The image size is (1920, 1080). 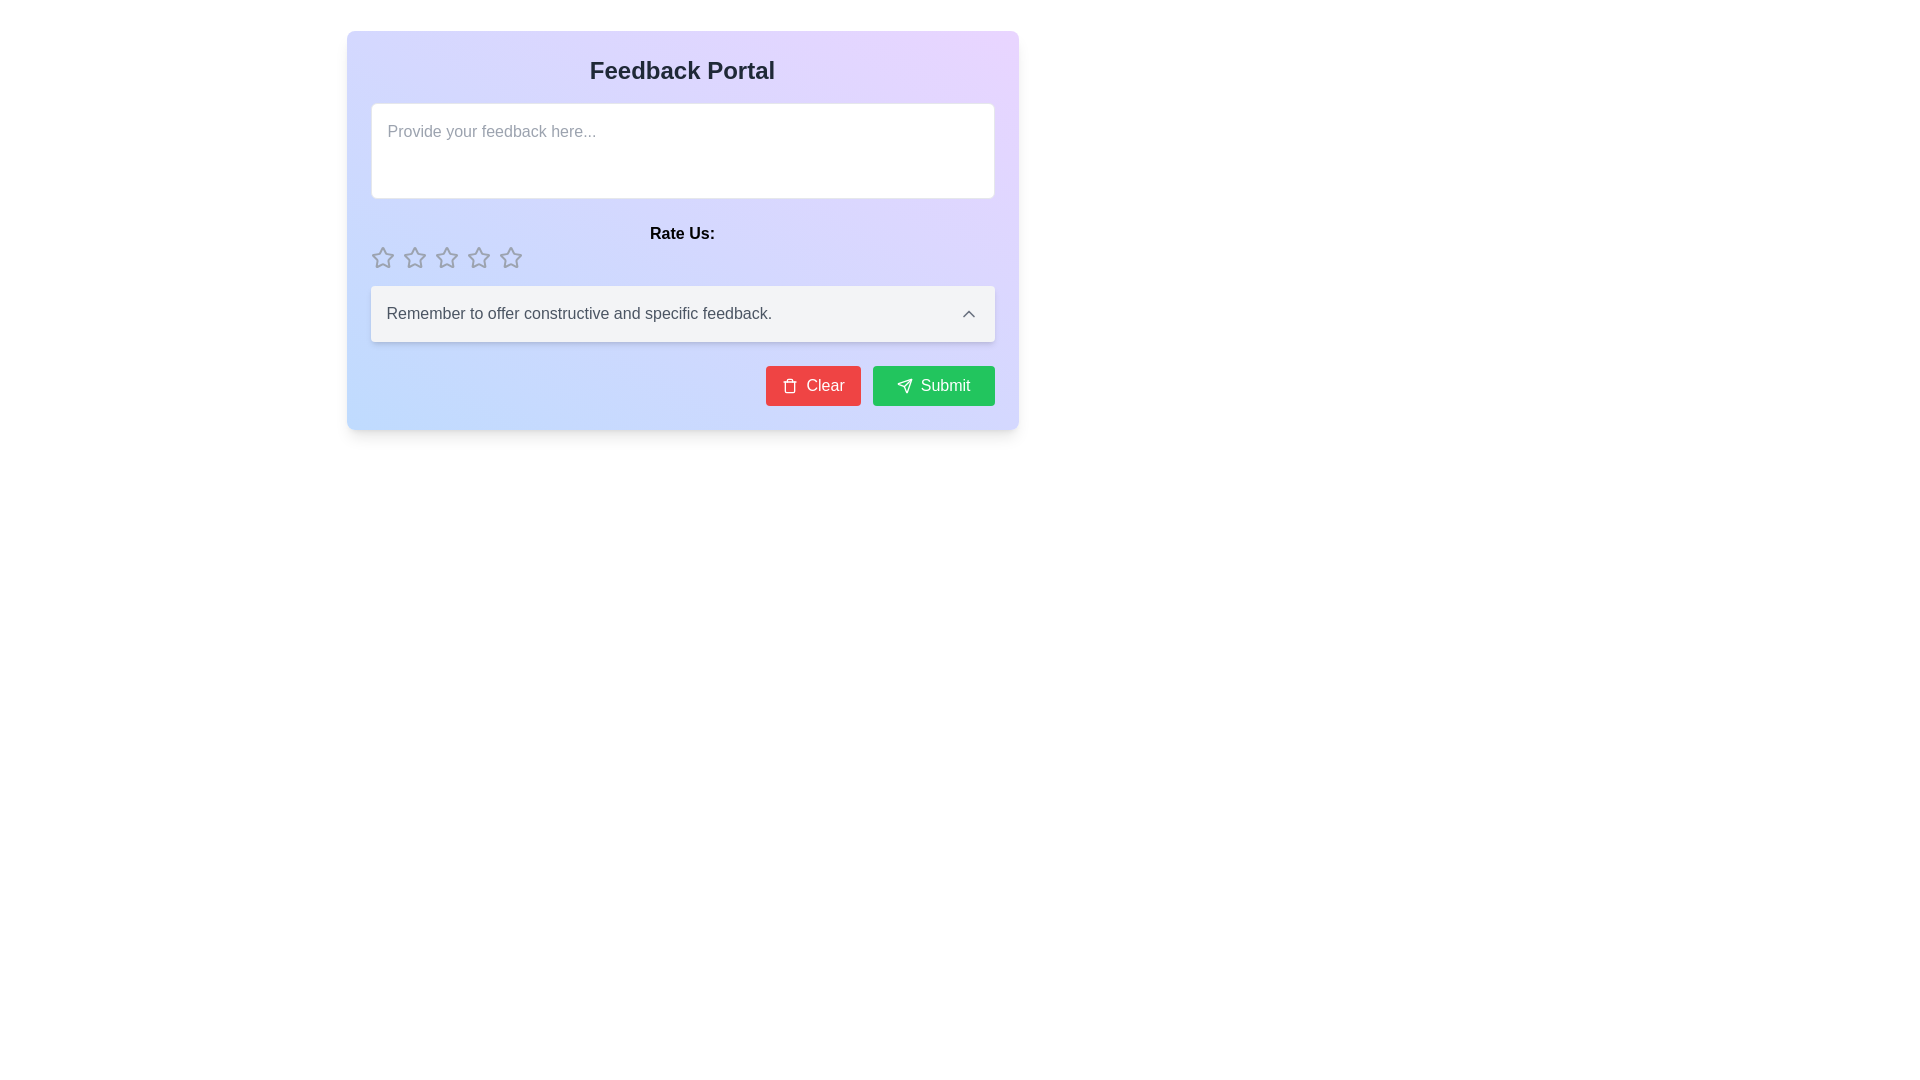 I want to click on informational display located at the bottom section of the feedback portal interface, directly below the rating stars and above the 'Clear' and 'Submit' buttons, so click(x=682, y=313).